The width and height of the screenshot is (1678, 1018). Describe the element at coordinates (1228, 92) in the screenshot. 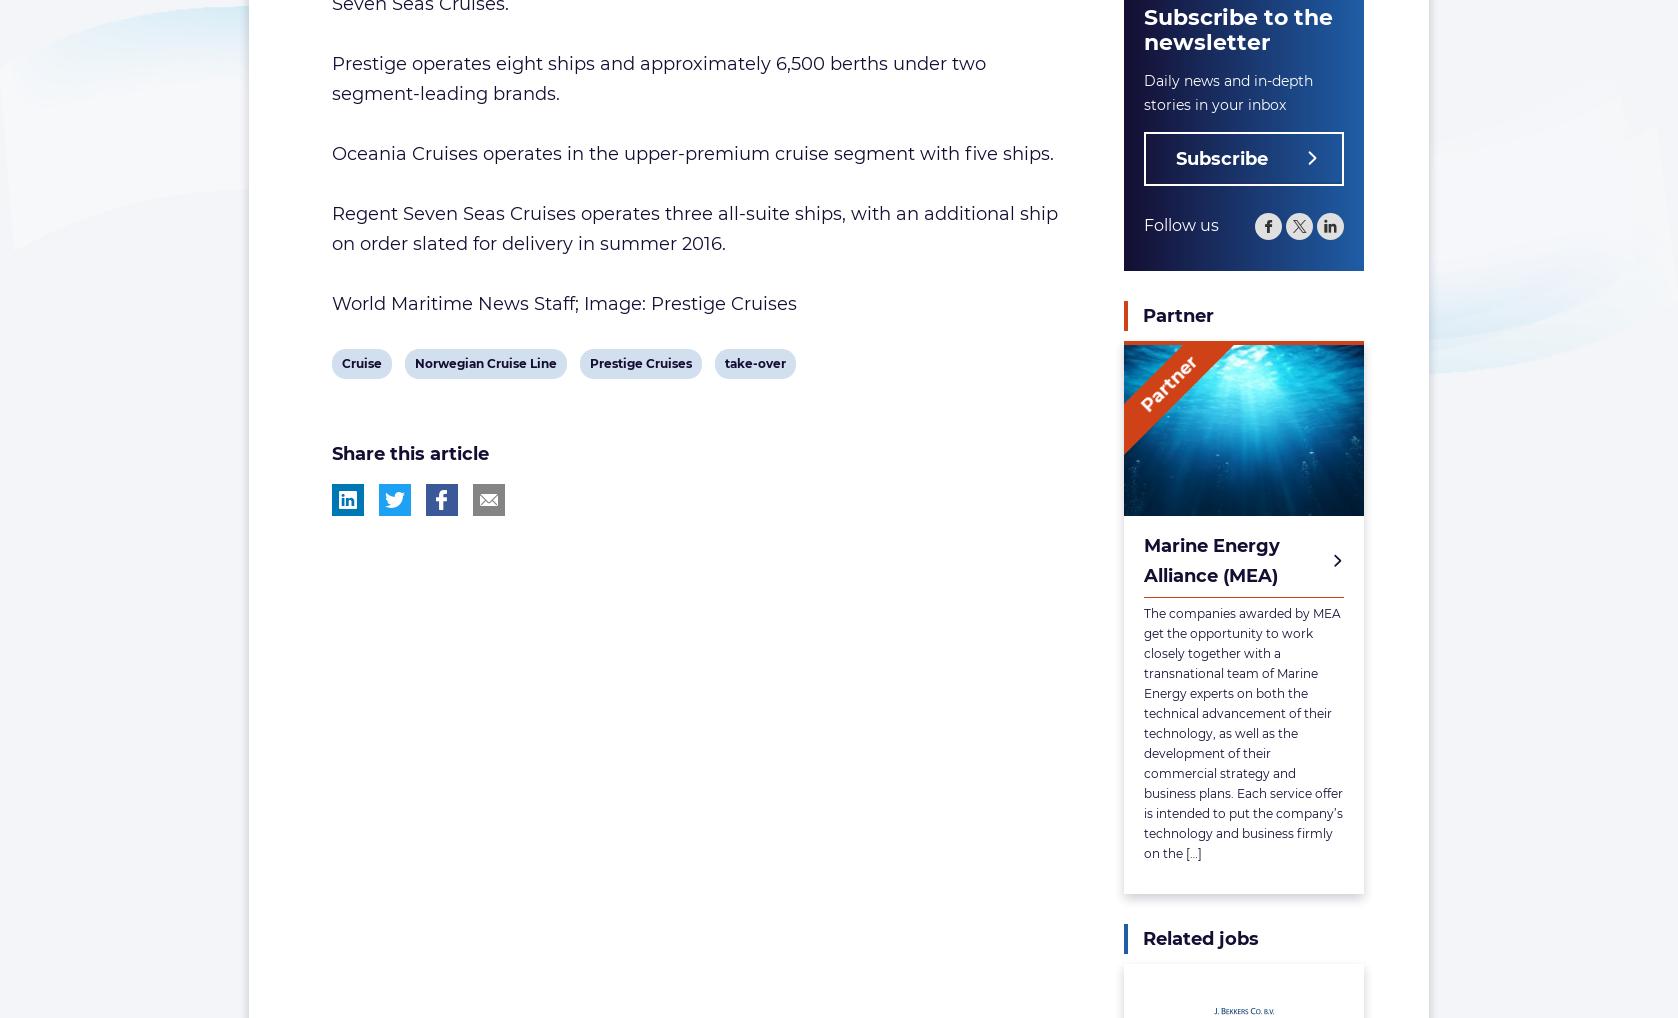

I see `'Daily news and in-depth stories in your inbox'` at that location.